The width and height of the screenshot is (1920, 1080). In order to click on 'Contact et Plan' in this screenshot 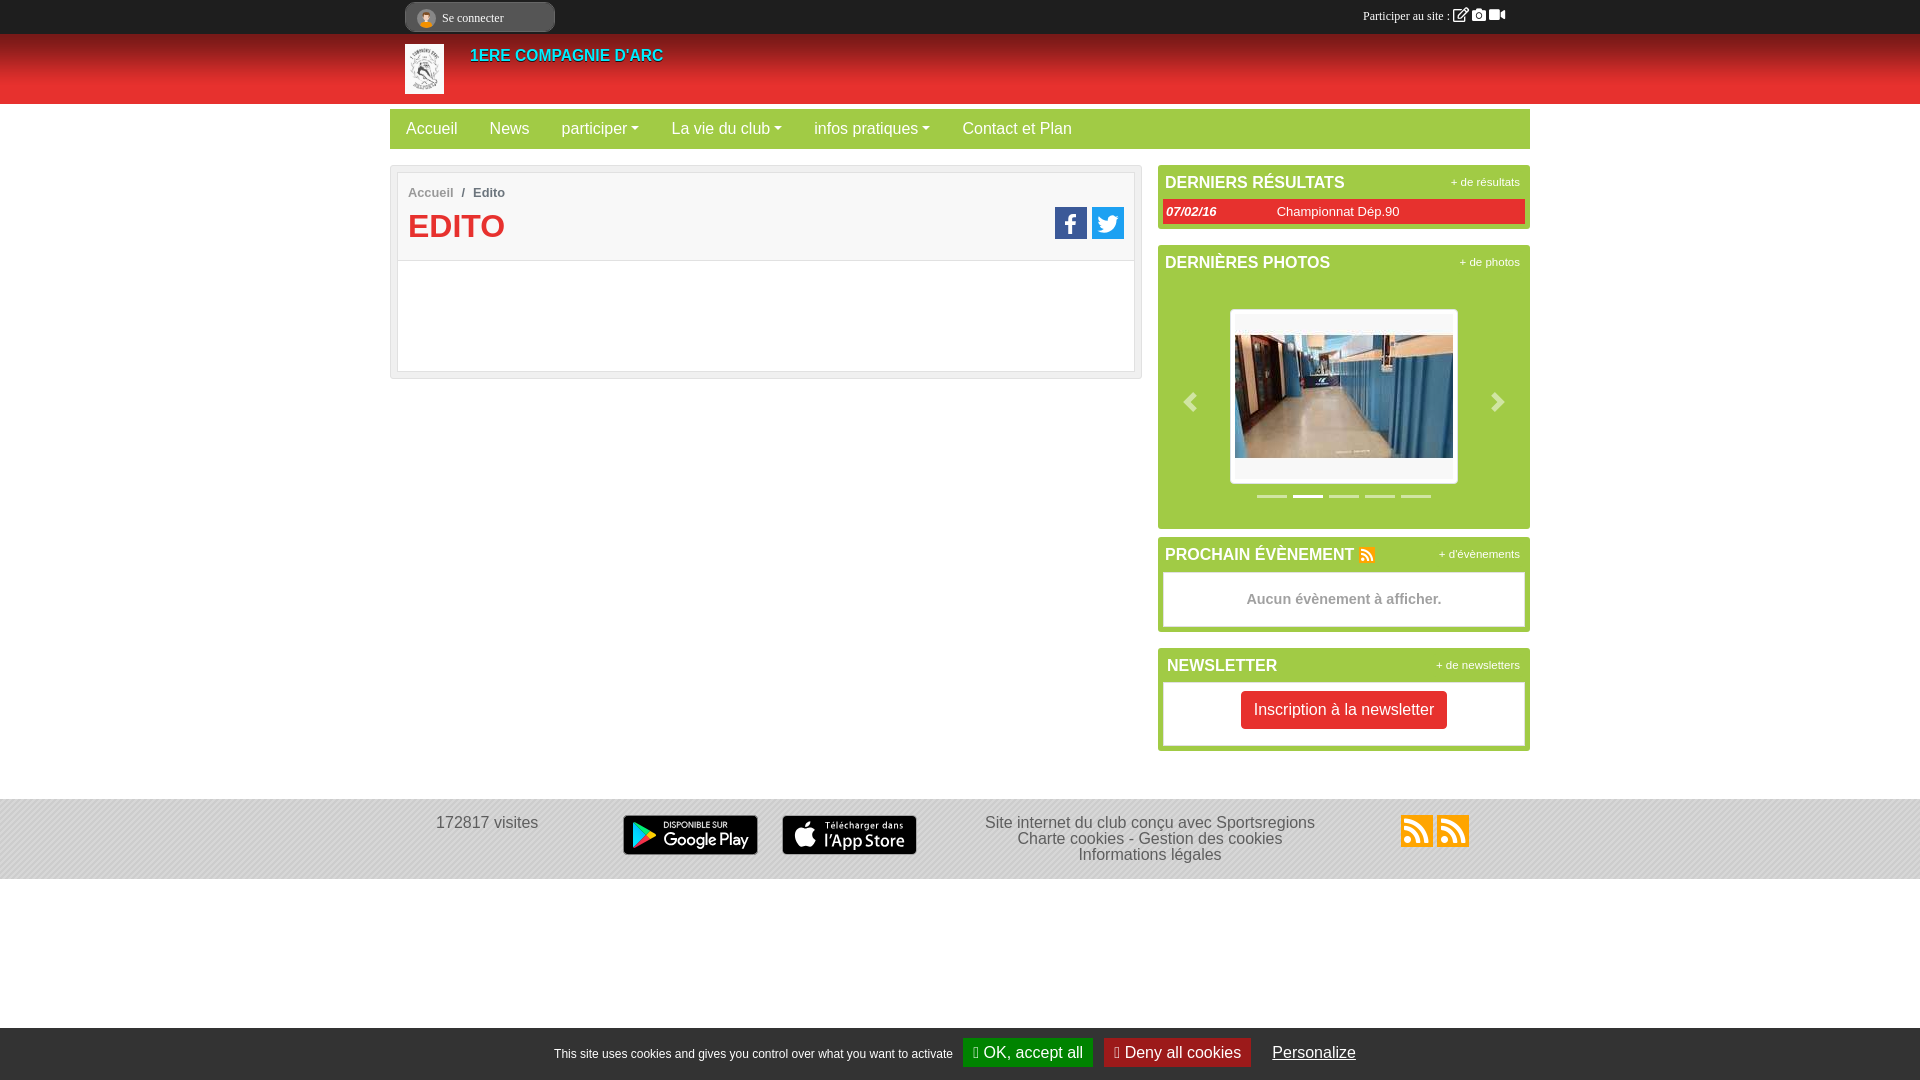, I will do `click(1016, 128)`.